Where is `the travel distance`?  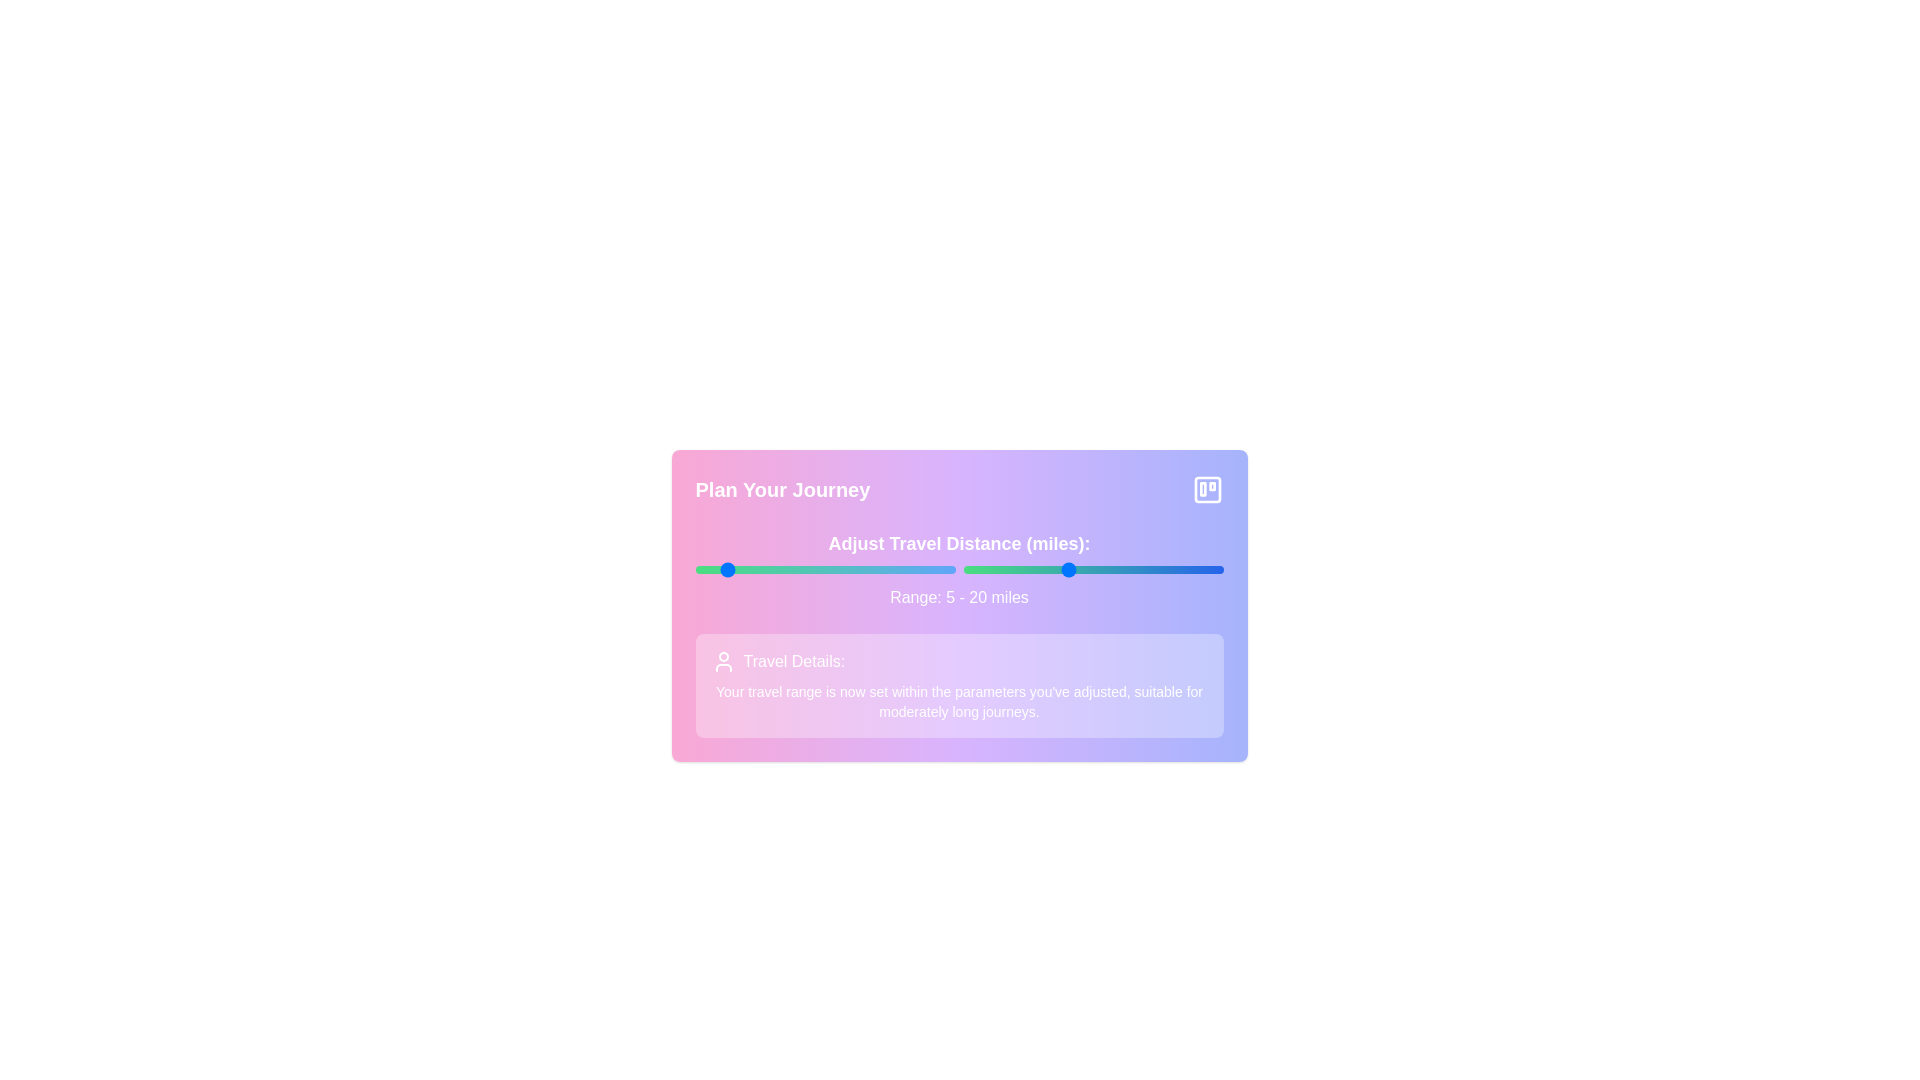 the travel distance is located at coordinates (1066, 570).